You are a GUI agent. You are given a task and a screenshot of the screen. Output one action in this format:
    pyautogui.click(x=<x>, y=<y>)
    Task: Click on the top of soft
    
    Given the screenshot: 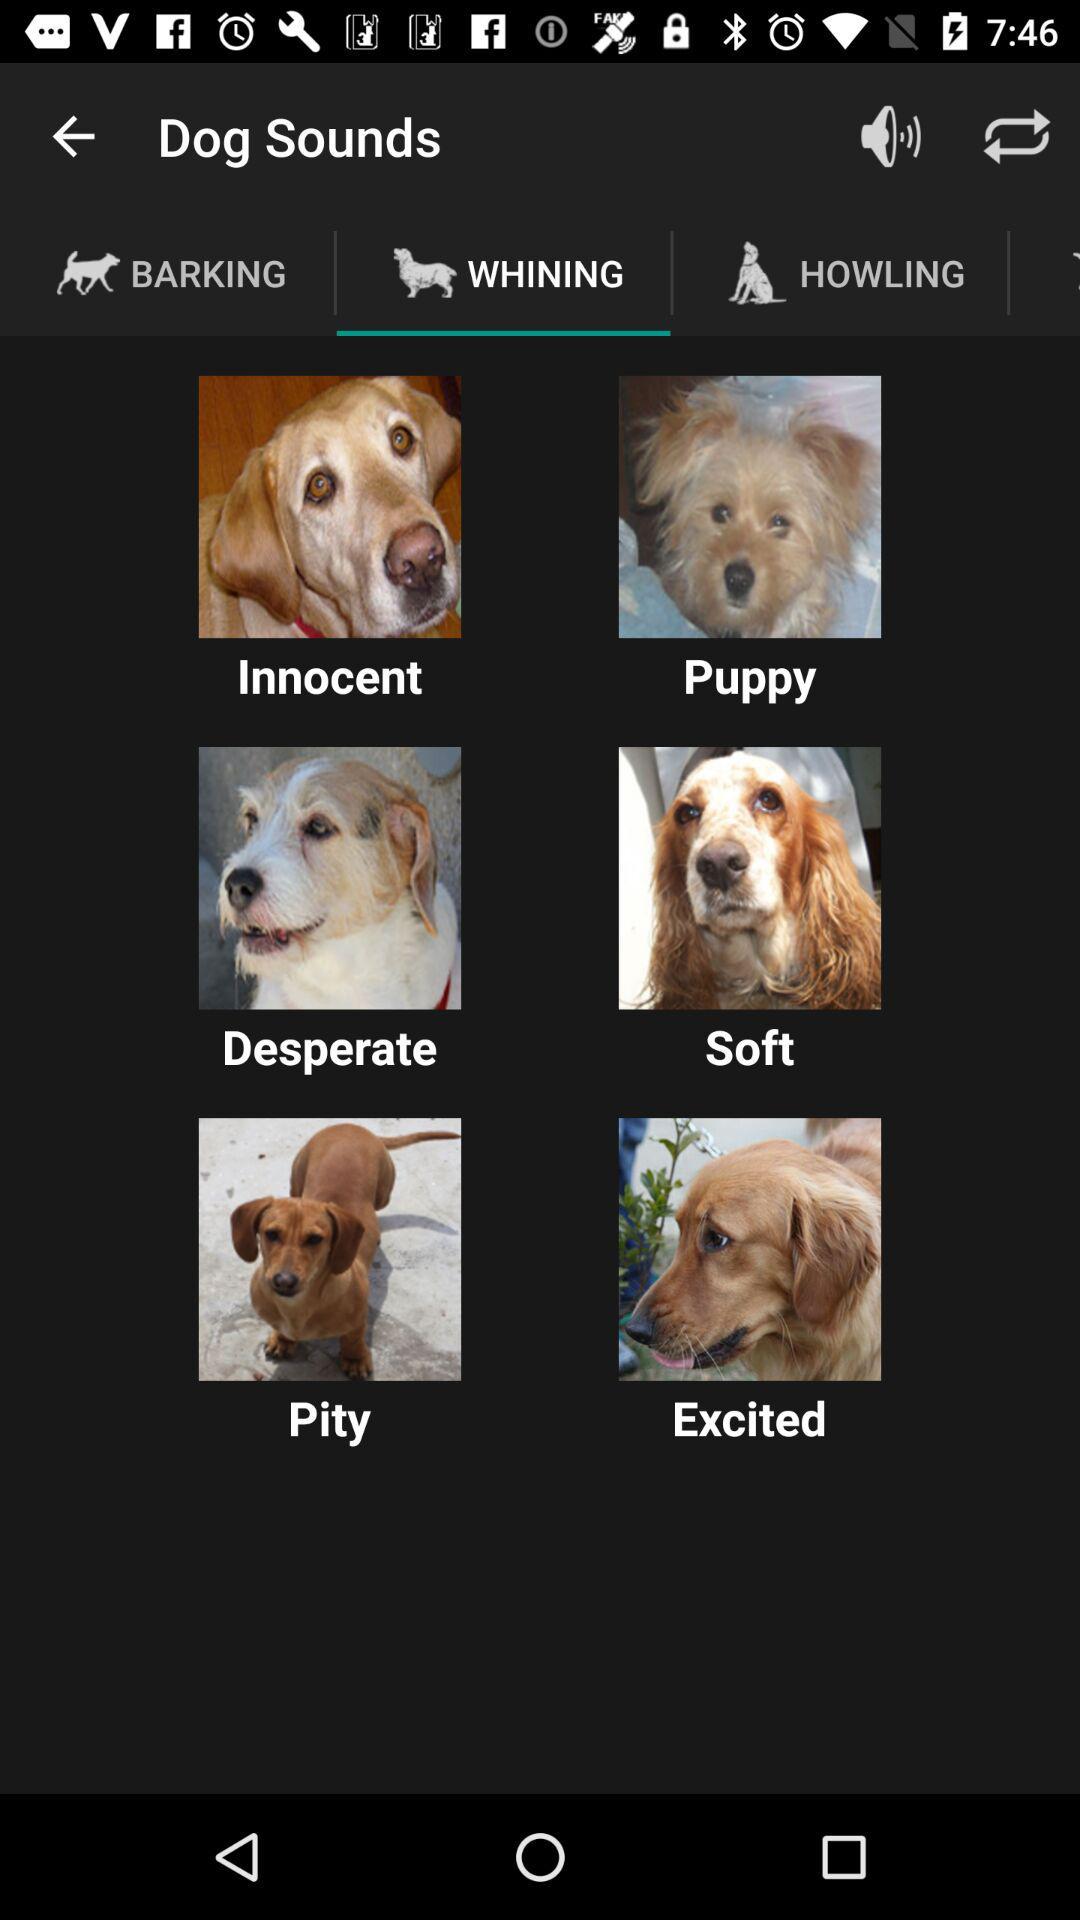 What is the action you would take?
    pyautogui.click(x=749, y=878)
    